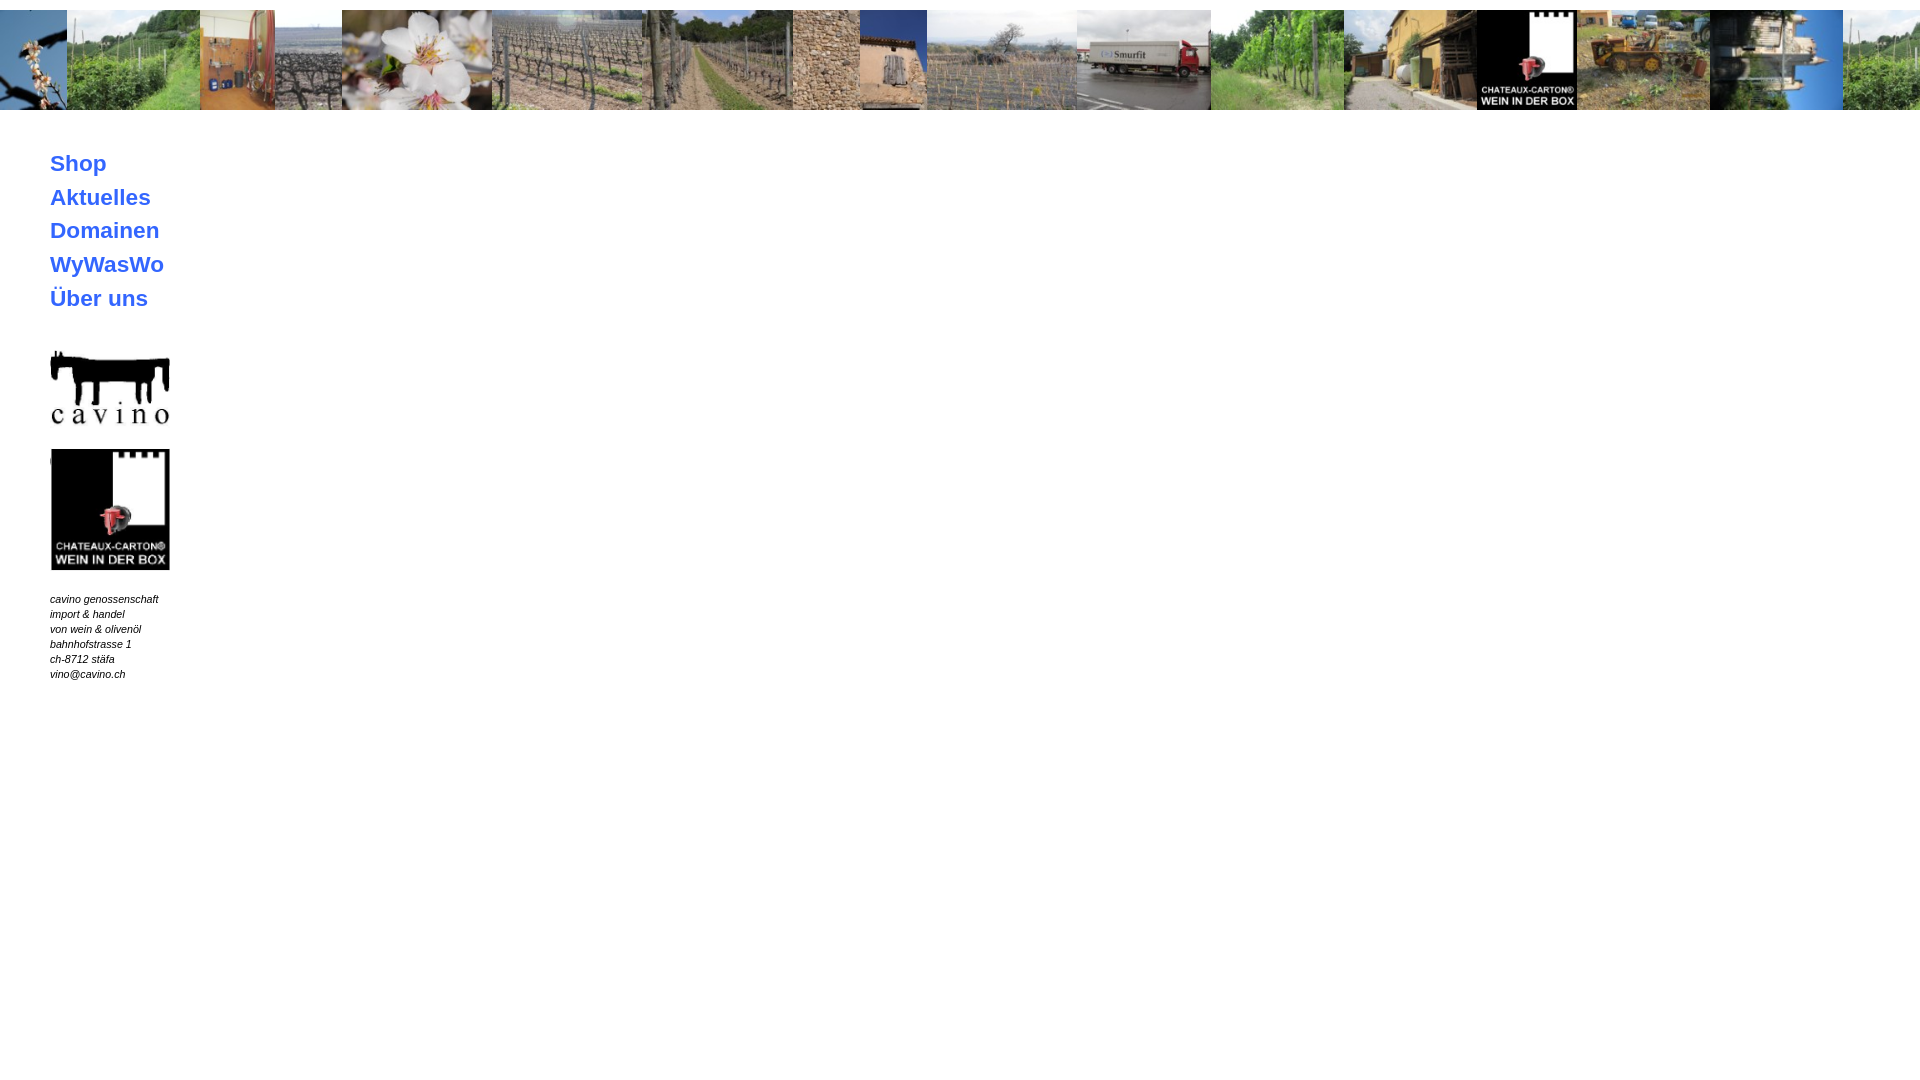  Describe the element at coordinates (105, 262) in the screenshot. I see `'WyWasWo'` at that location.